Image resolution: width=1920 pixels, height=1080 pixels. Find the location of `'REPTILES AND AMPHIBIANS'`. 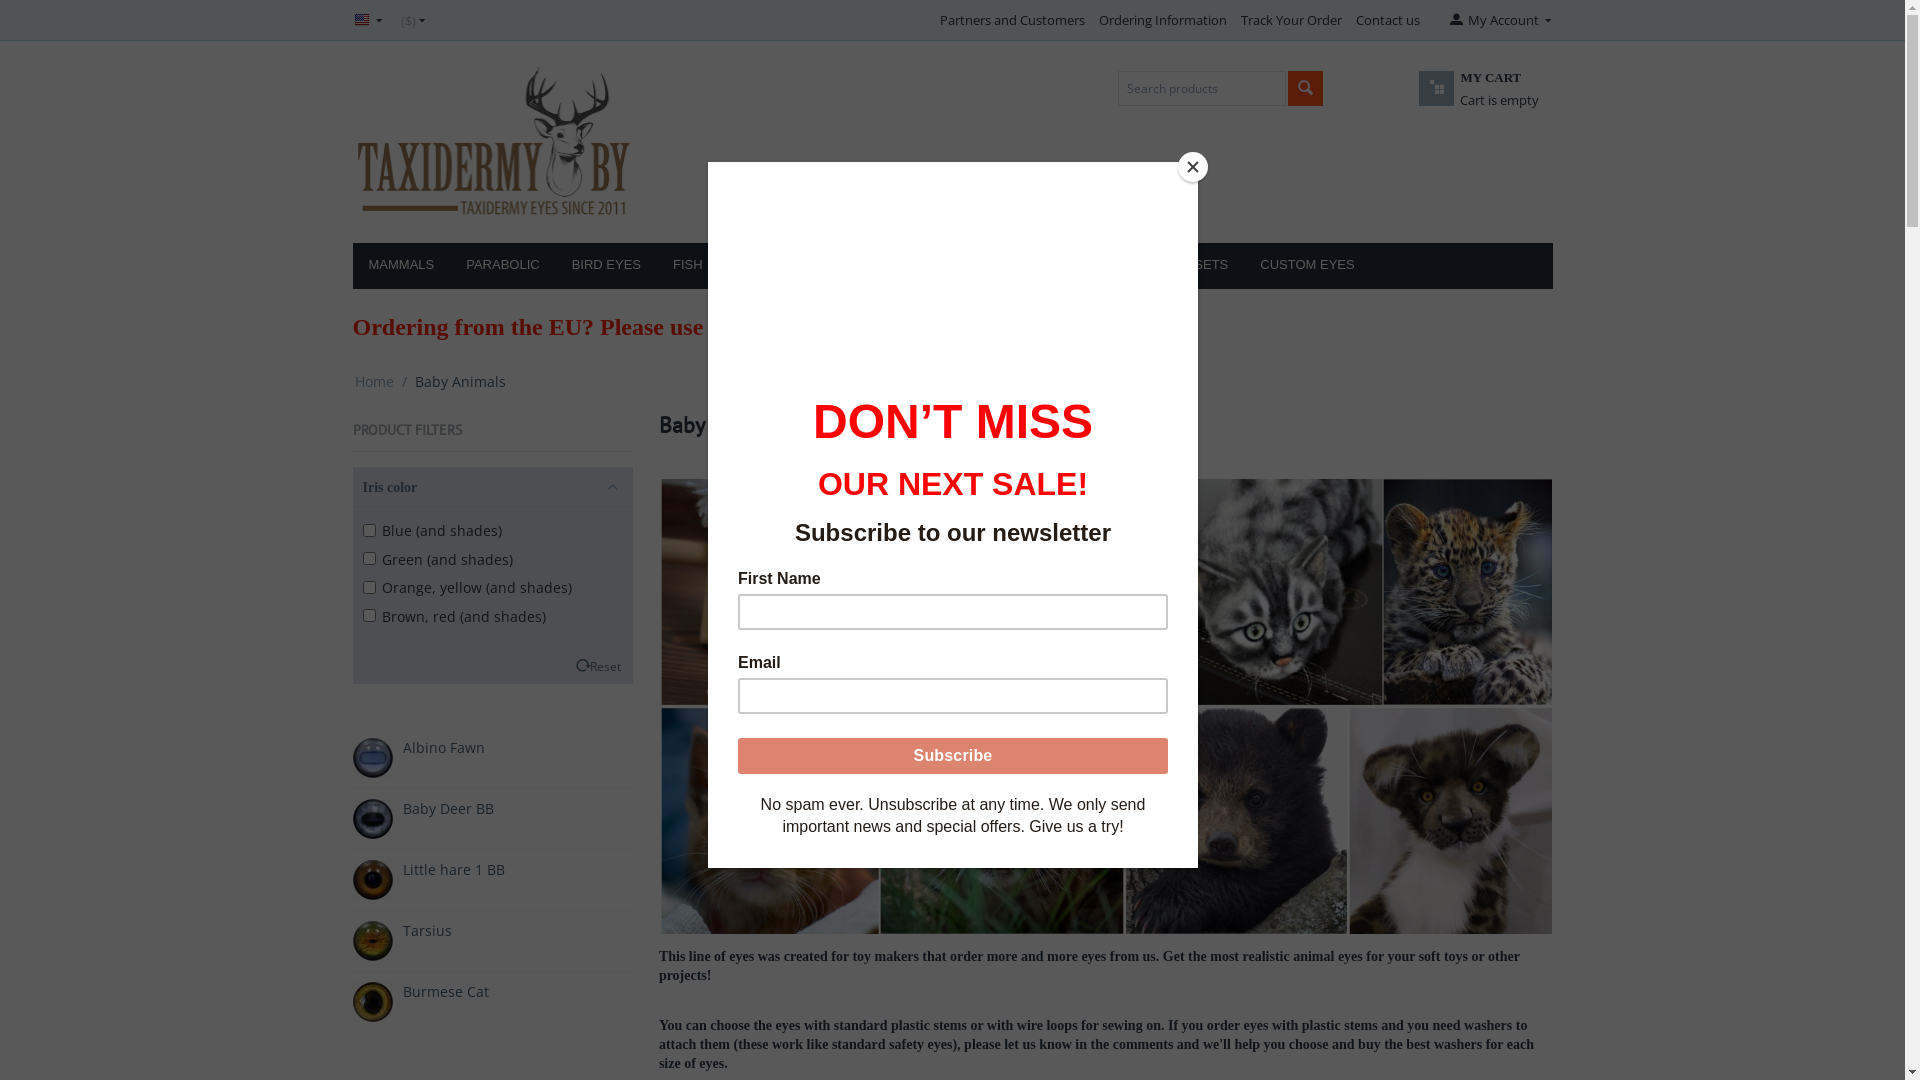

'REPTILES AND AMPHIBIANS' is located at coordinates (822, 265).